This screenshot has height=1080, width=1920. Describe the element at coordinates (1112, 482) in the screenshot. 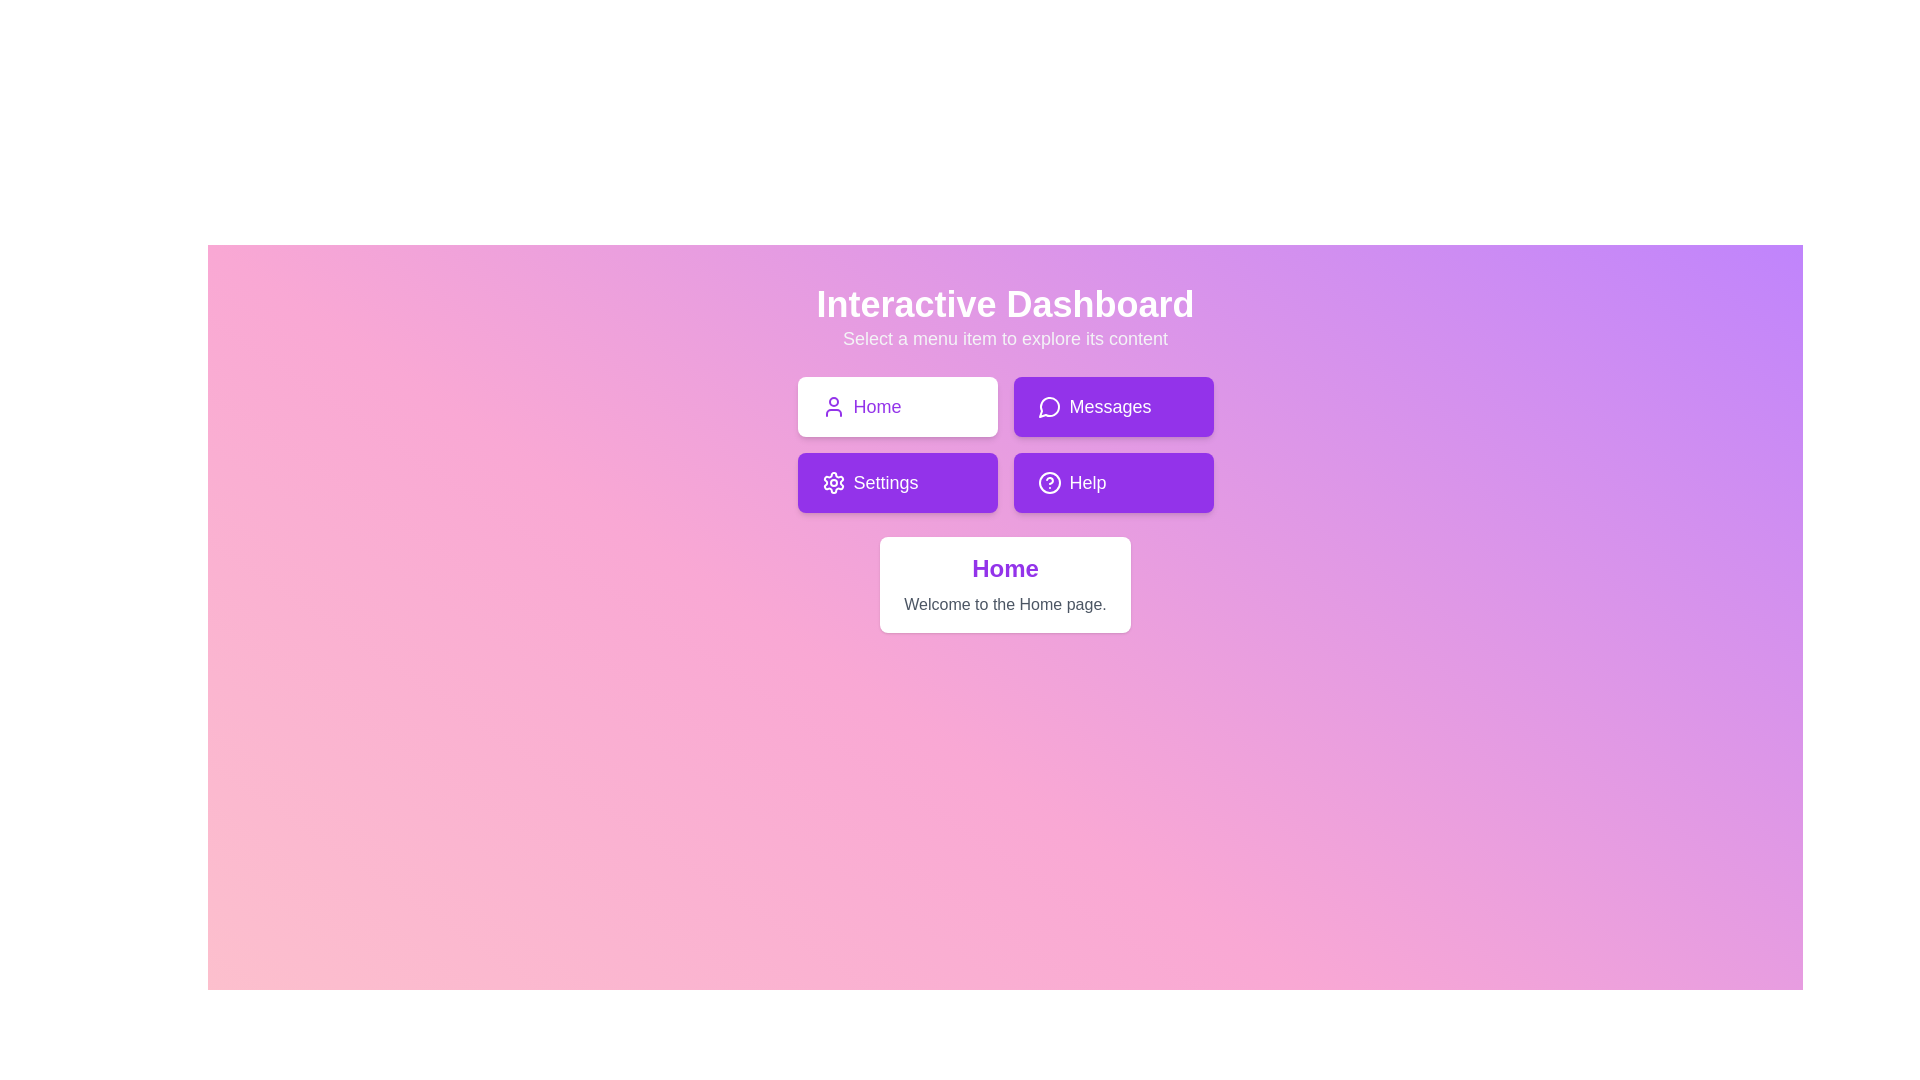

I see `the menu item Help by clicking on its corresponding button` at that location.